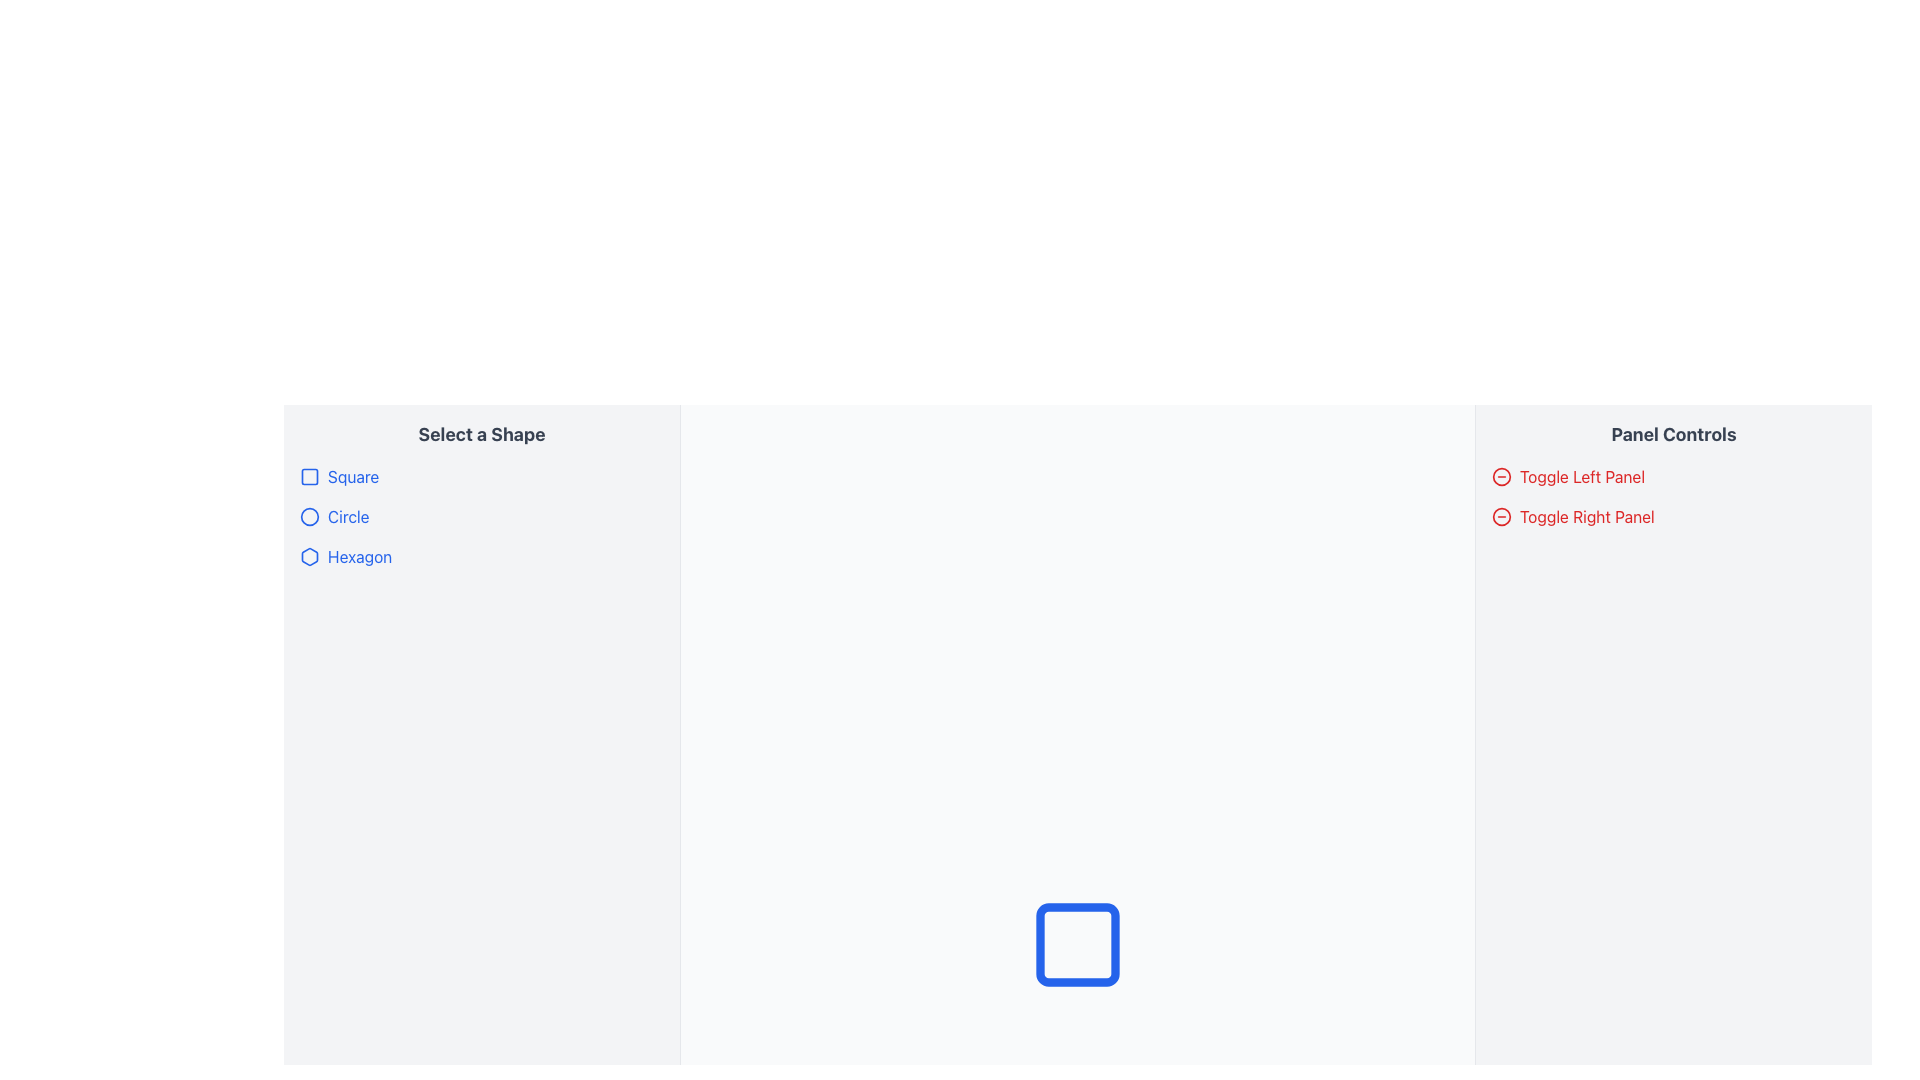 The height and width of the screenshot is (1080, 1920). What do you see at coordinates (353, 477) in the screenshot?
I see `text displayed in the first text label under the header 'Select a Shape' in the left pane` at bounding box center [353, 477].